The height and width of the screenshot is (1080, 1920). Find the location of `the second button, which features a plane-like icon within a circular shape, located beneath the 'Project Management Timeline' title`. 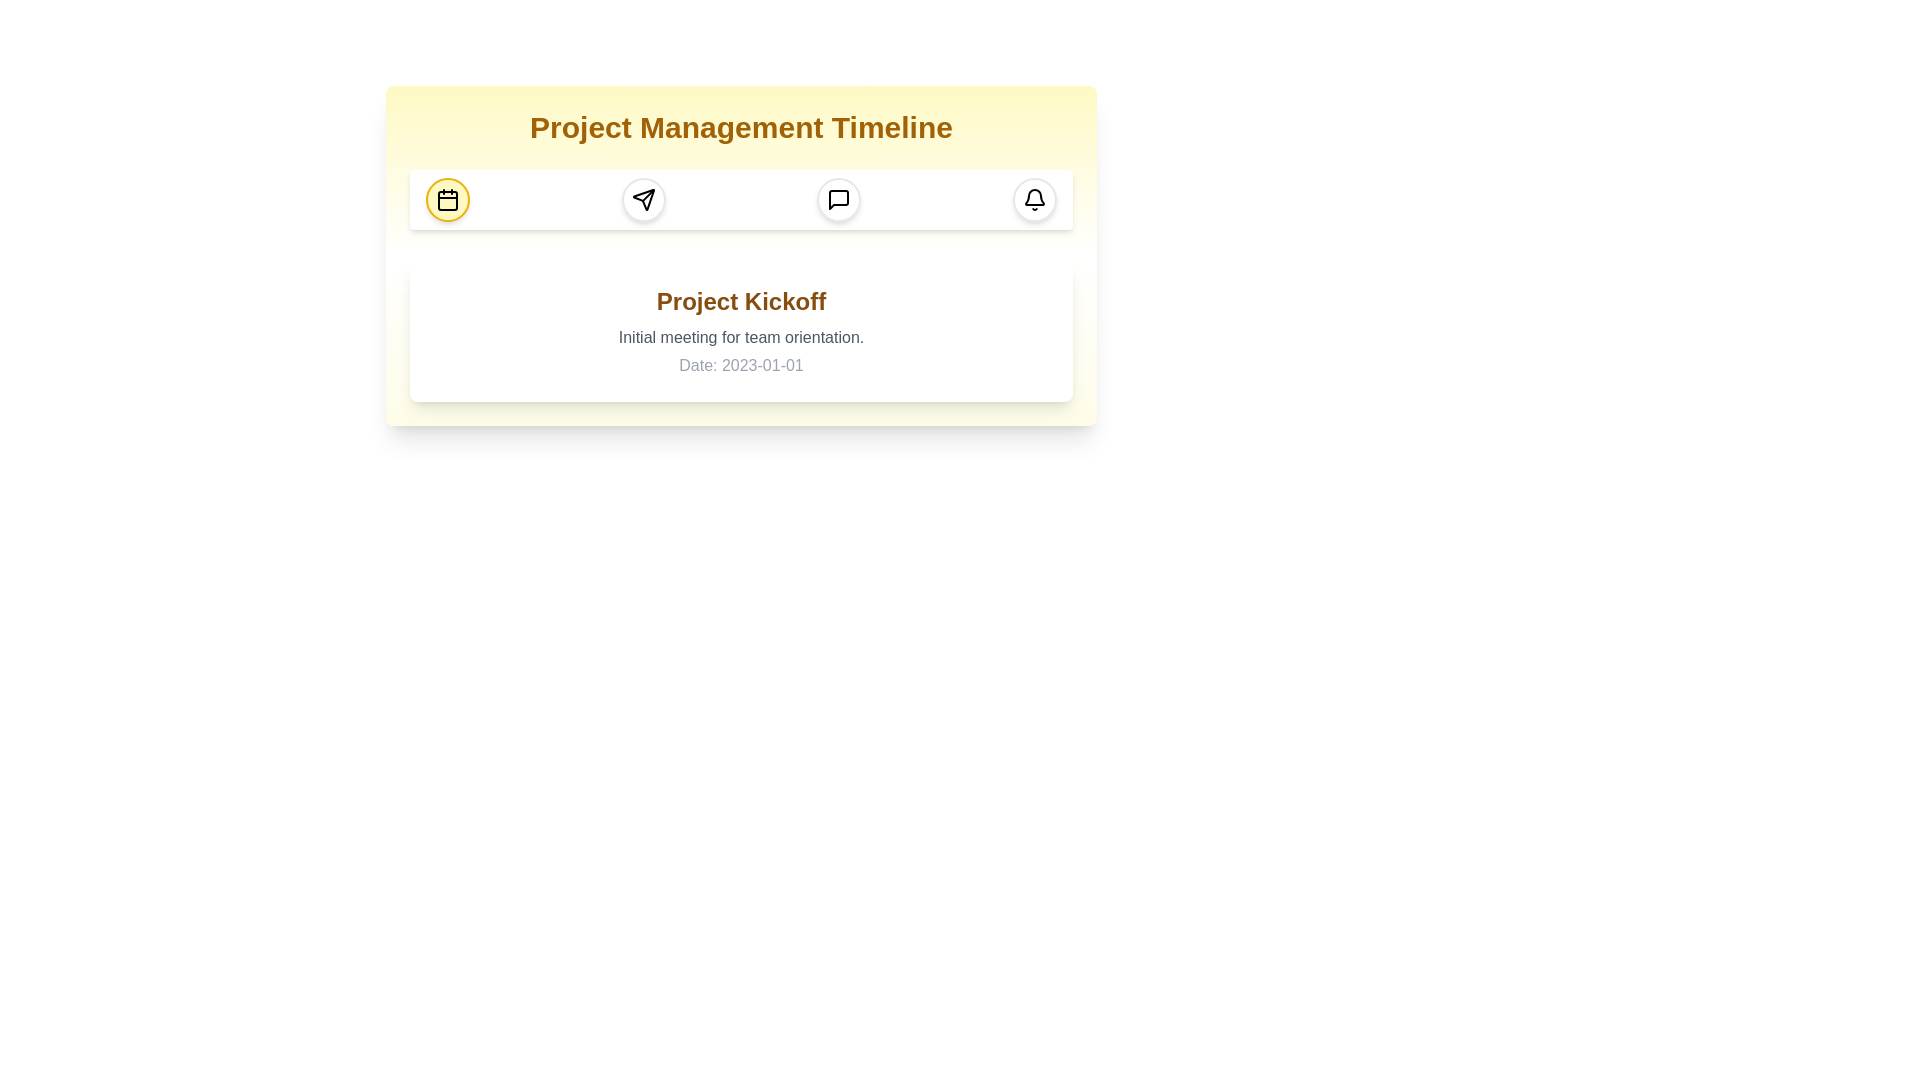

the second button, which features a plane-like icon within a circular shape, located beneath the 'Project Management Timeline' title is located at coordinates (643, 200).